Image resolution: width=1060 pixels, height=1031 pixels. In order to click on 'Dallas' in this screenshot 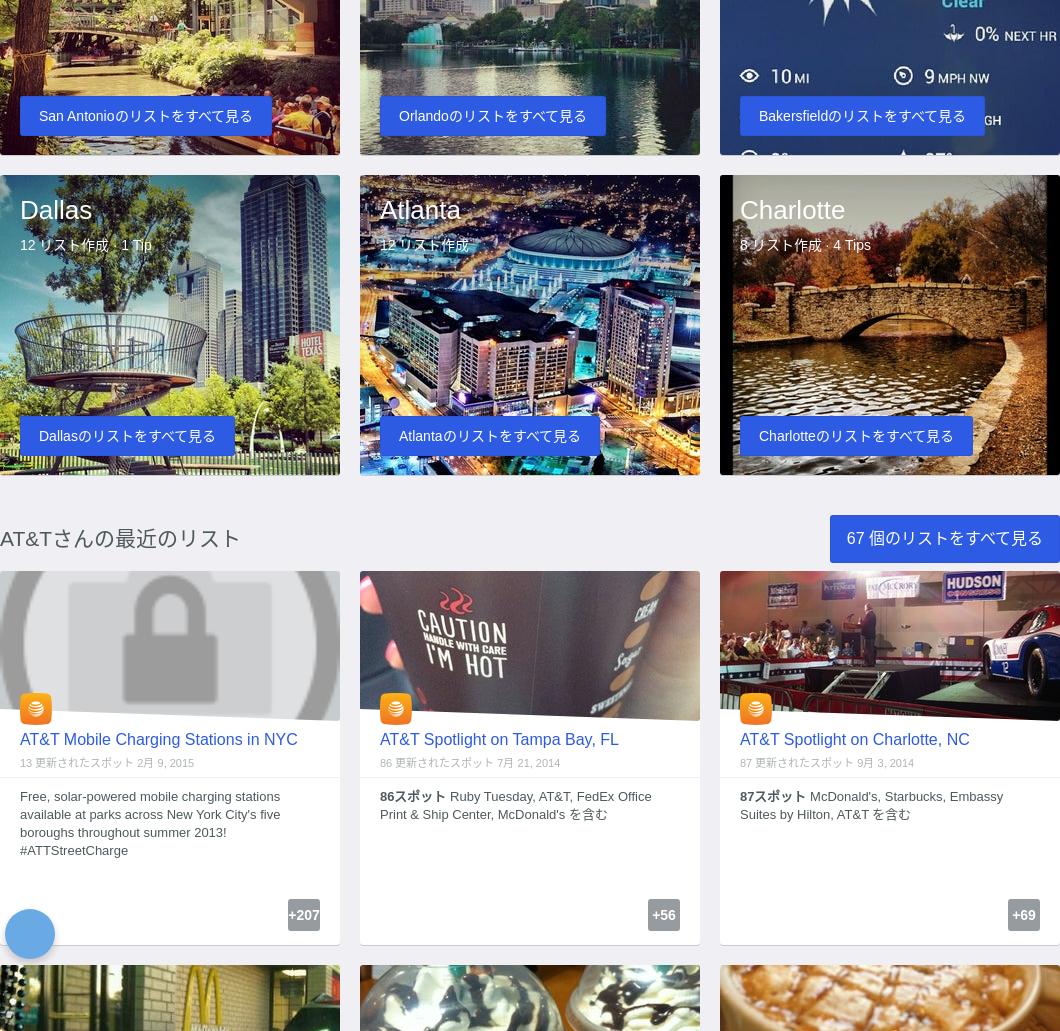, I will do `click(20, 208)`.